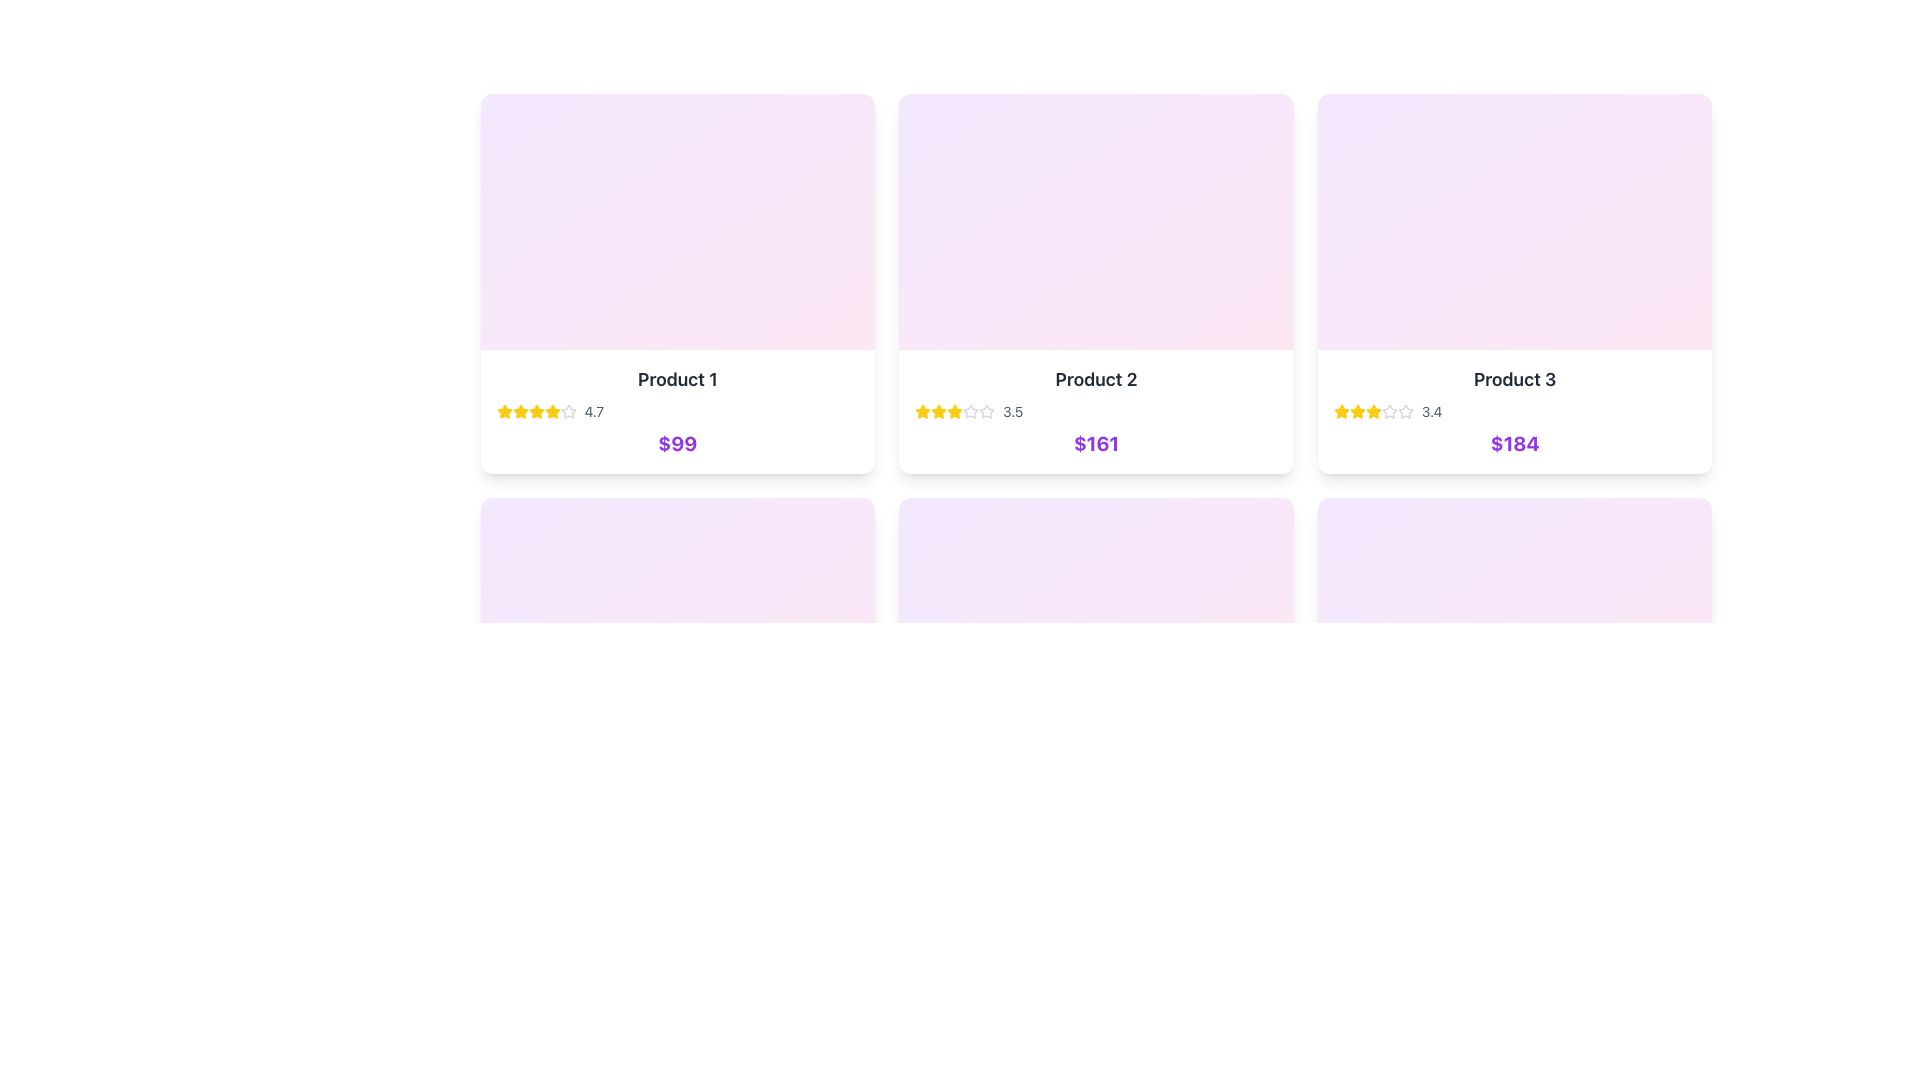 The image size is (1920, 1080). Describe the element at coordinates (1218, 123) in the screenshot. I see `the leftmost button in the top-right corner of the card representing Product 2 to mark the product as favorite` at that location.